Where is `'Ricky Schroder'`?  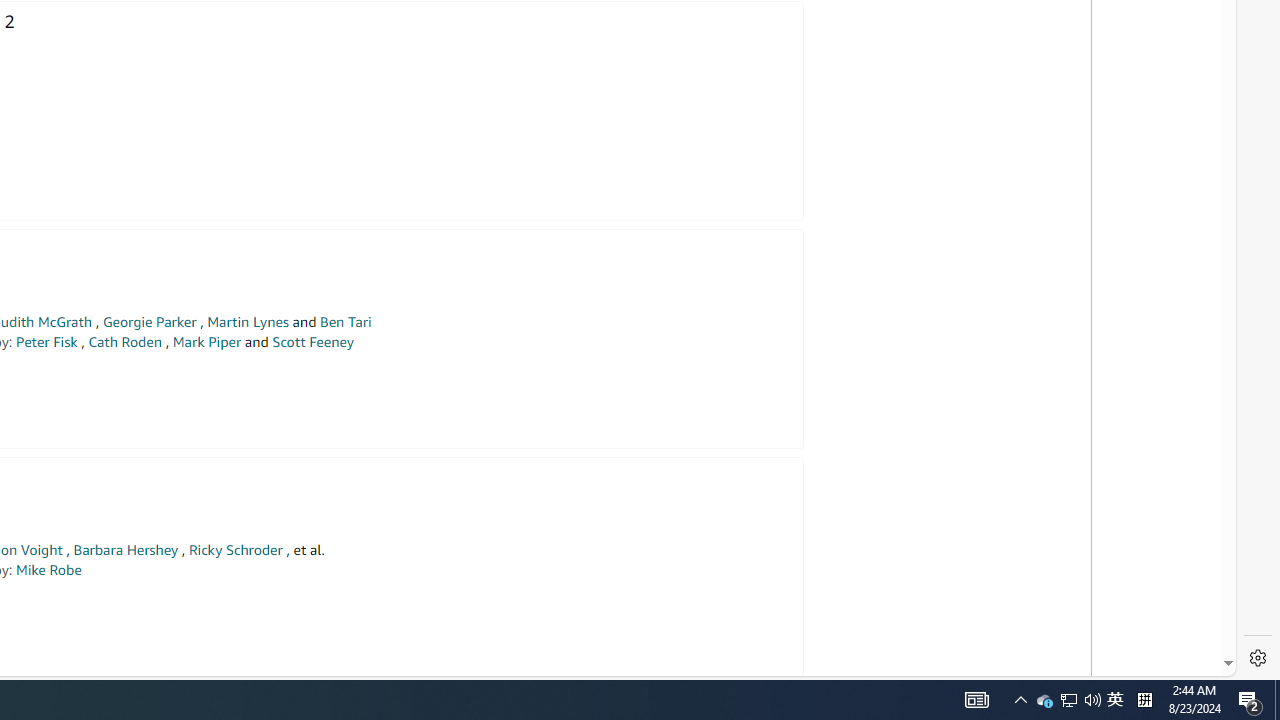
'Ricky Schroder' is located at coordinates (235, 550).